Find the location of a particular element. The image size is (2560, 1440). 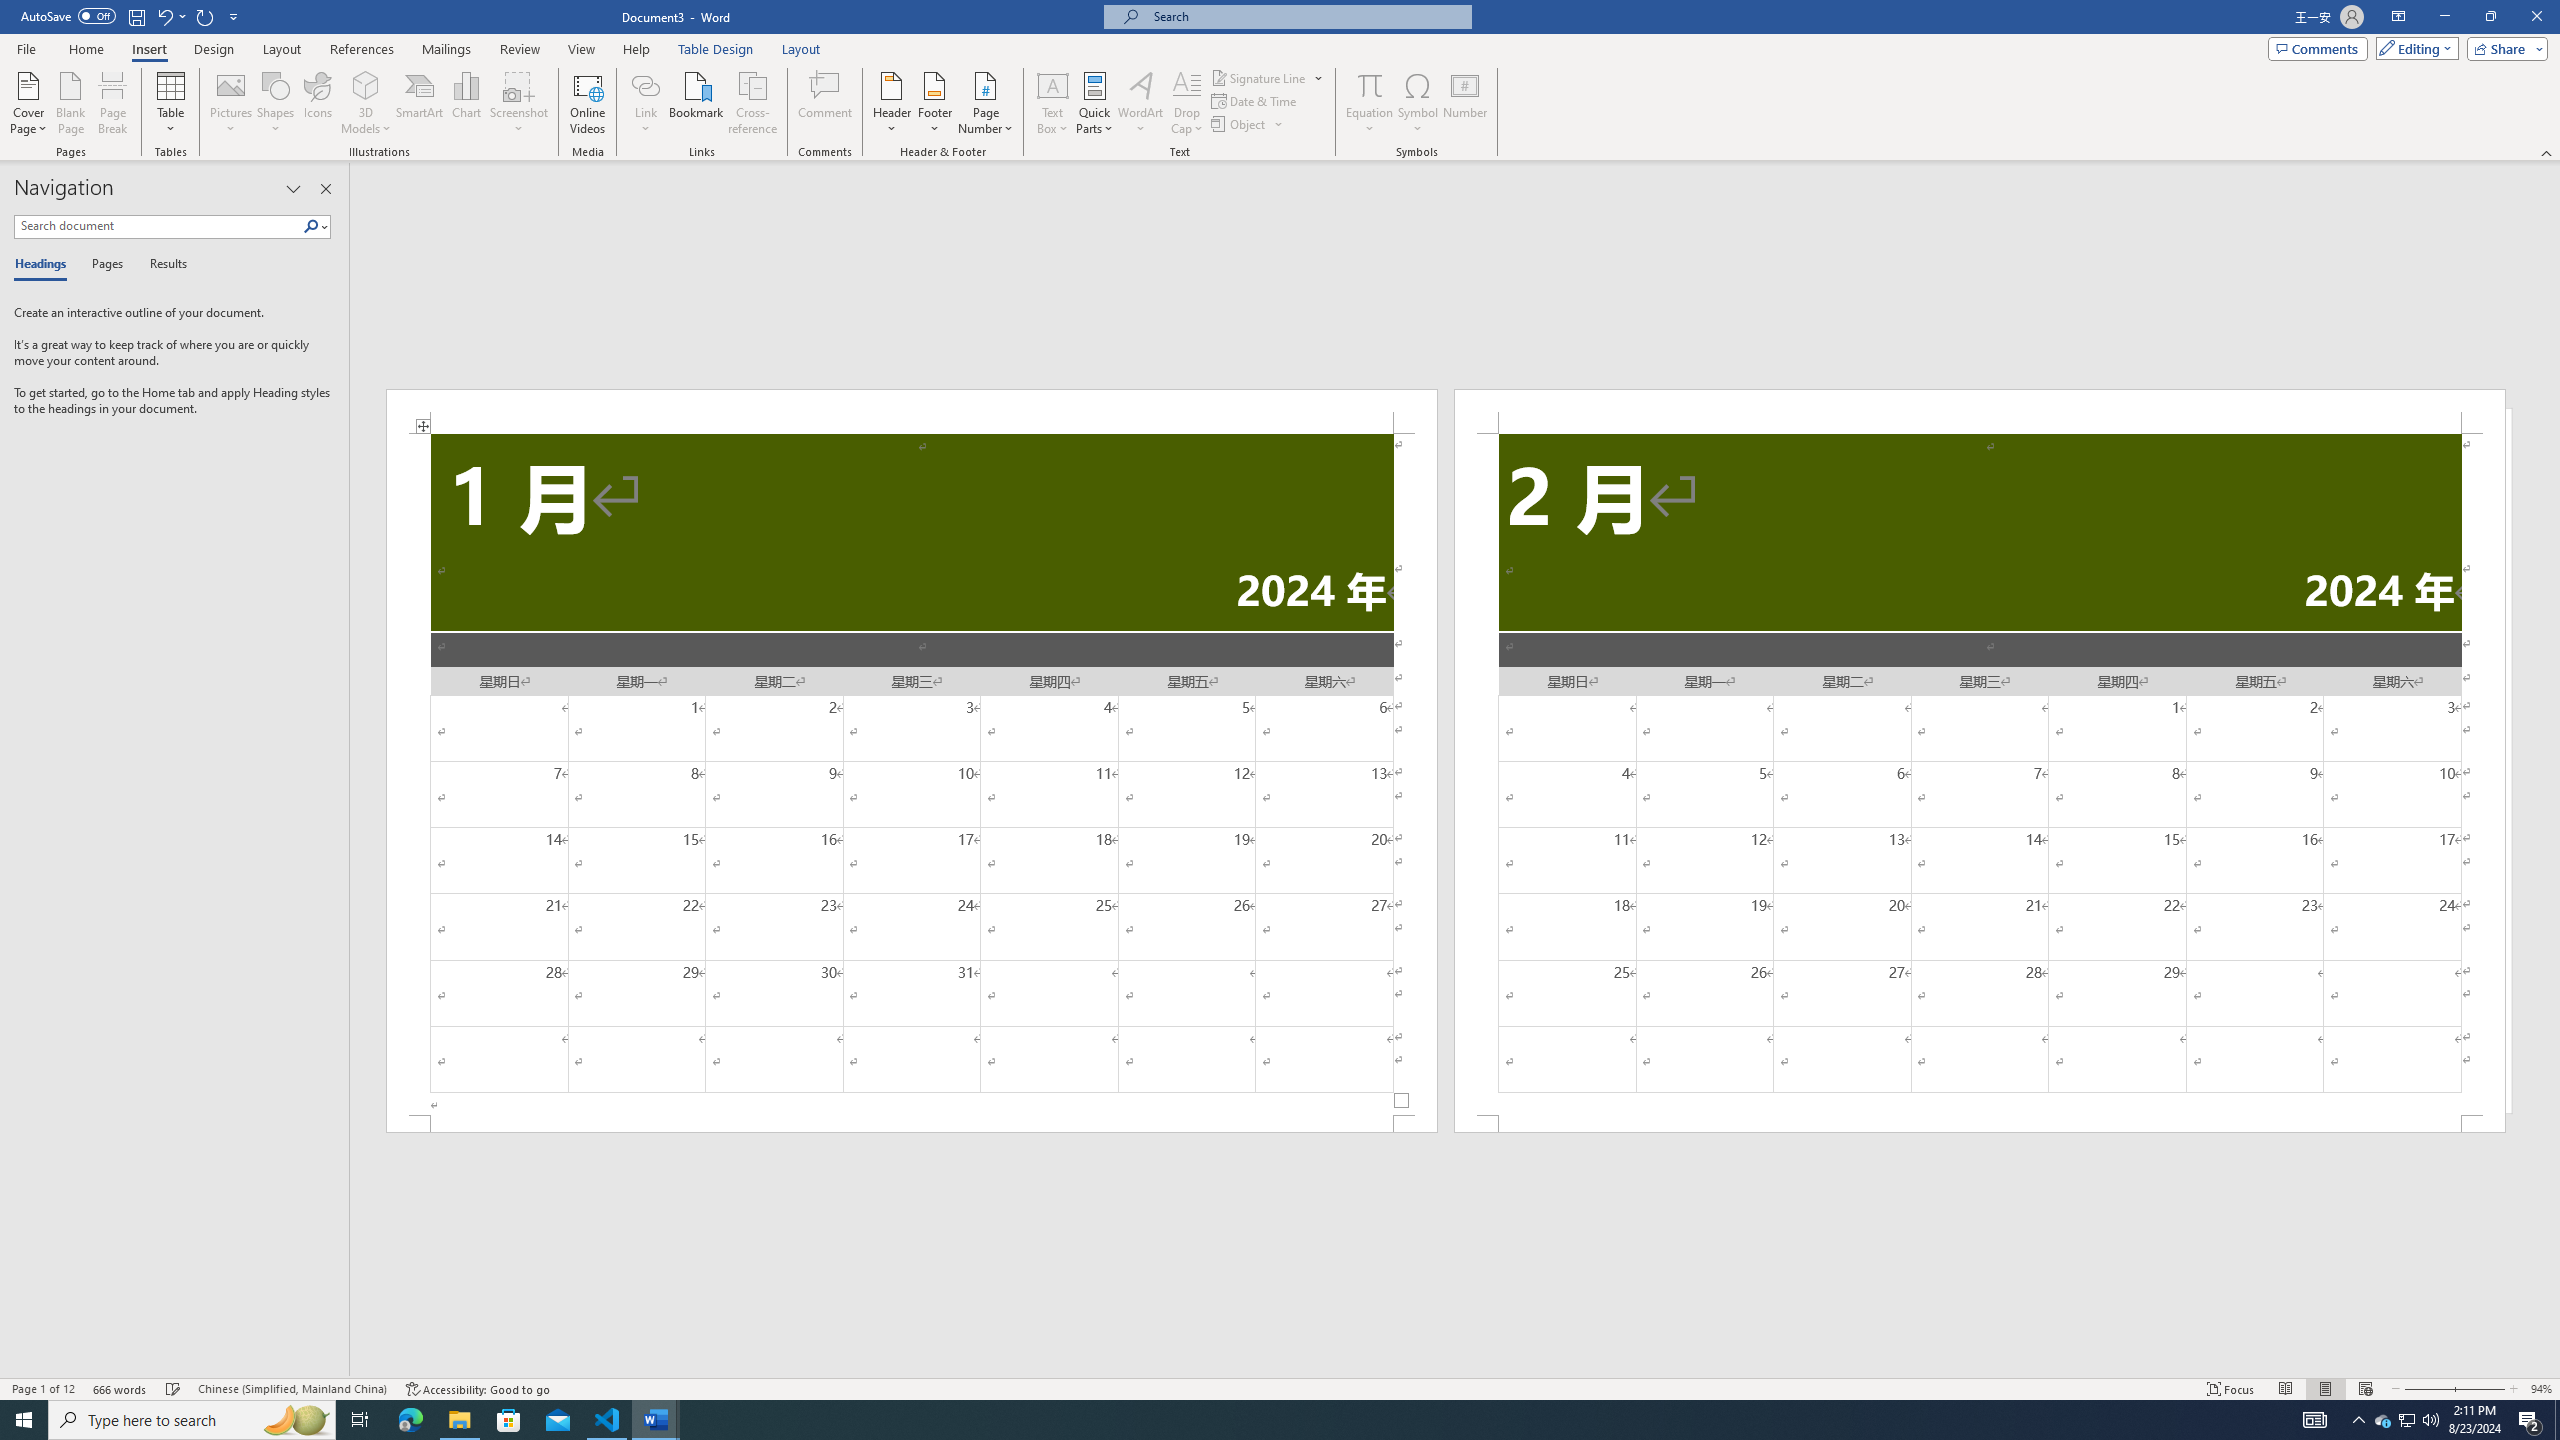

'Signature Line' is located at coordinates (1259, 77).